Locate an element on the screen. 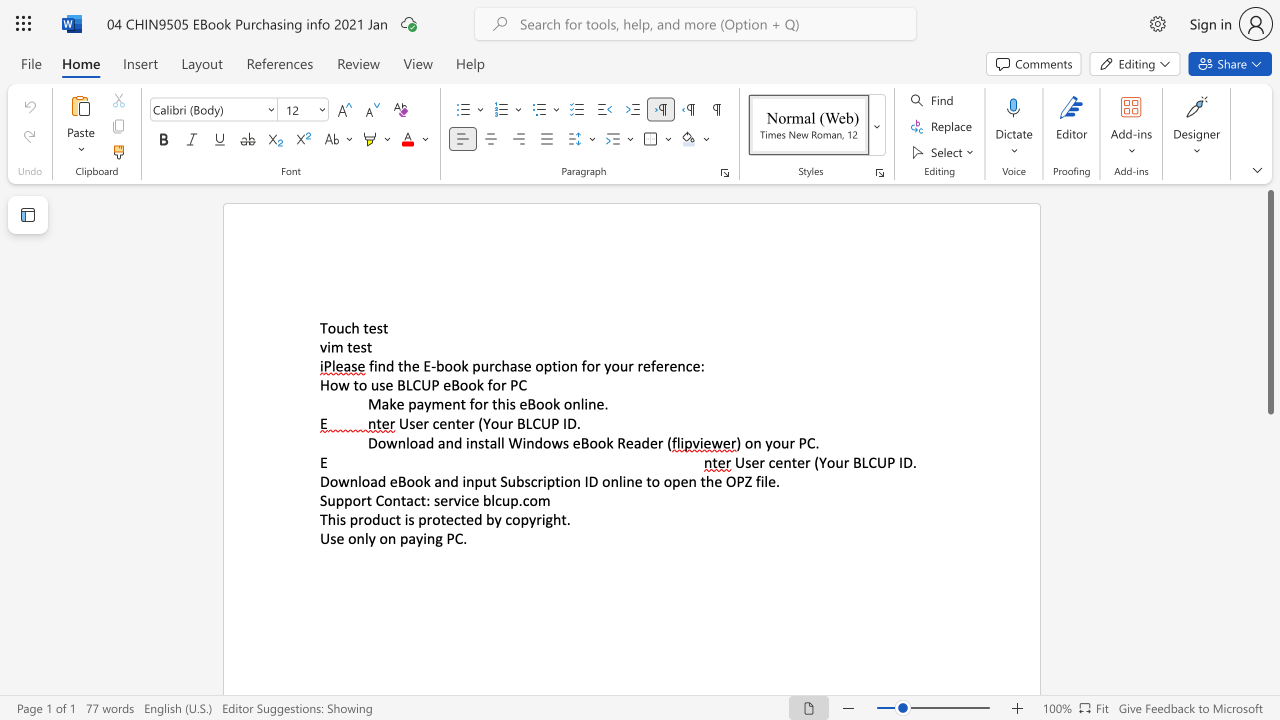 Image resolution: width=1280 pixels, height=720 pixels. the space between the continuous character "I" and "D" in the text is located at coordinates (589, 481).